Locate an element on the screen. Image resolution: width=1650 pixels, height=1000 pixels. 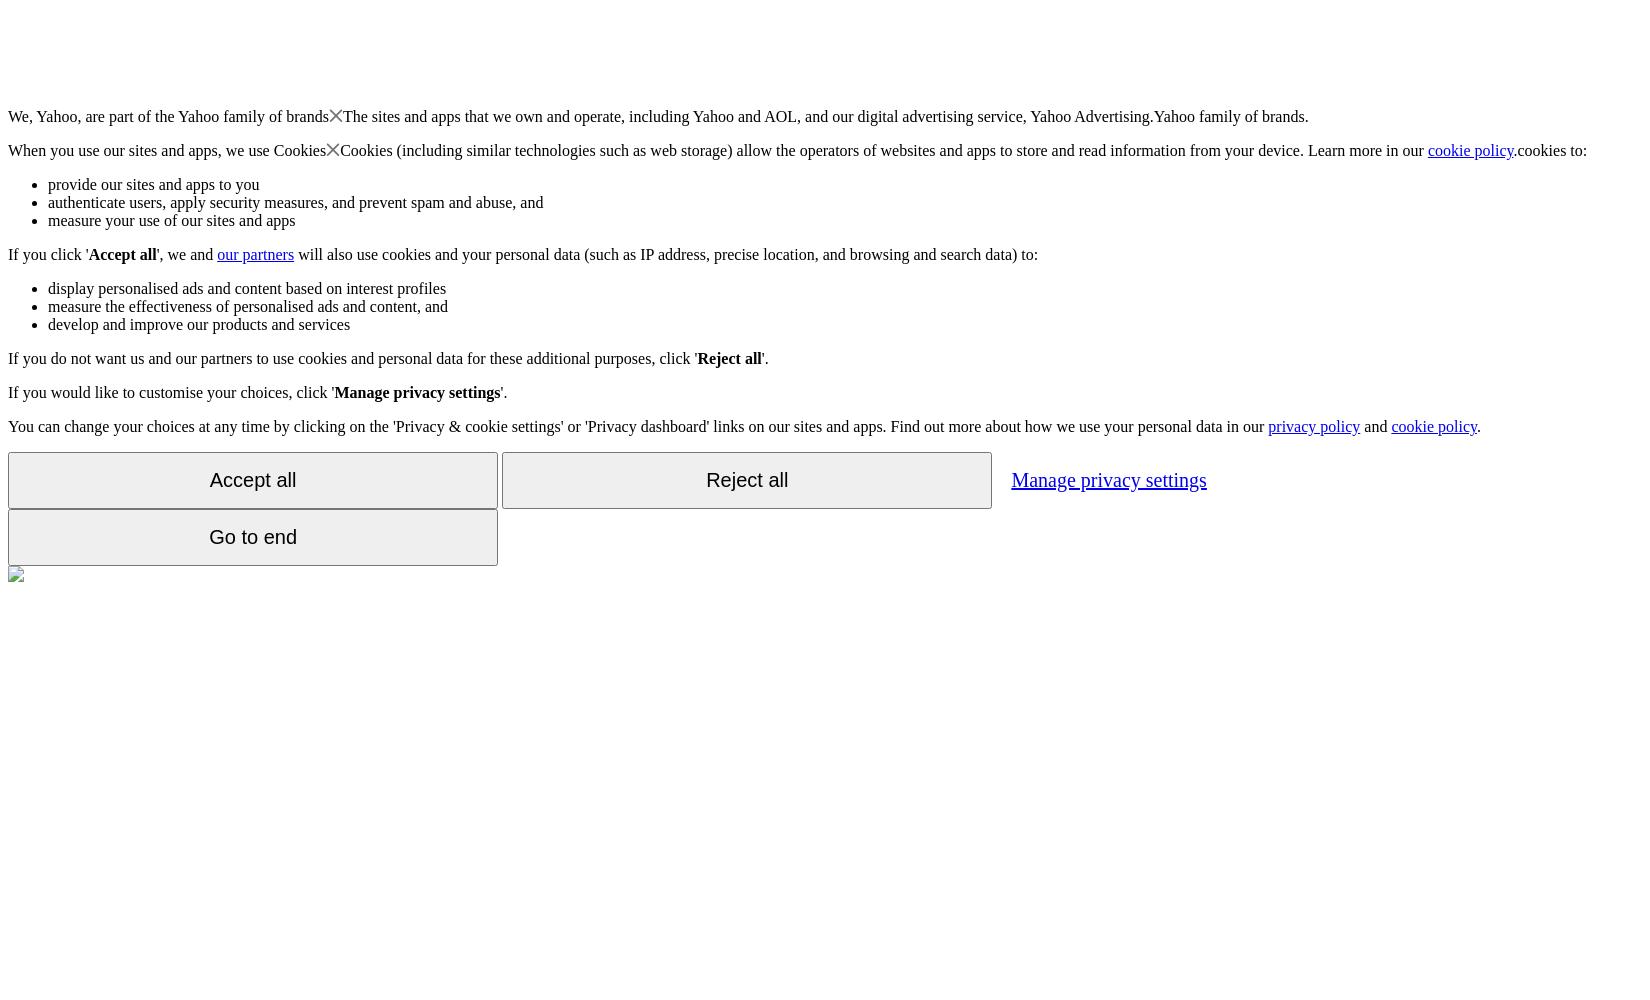
'The sites and apps that we own and operate, including Yahoo and AOL, and our digital advertising service, Yahoo Advertising.' is located at coordinates (746, 115).